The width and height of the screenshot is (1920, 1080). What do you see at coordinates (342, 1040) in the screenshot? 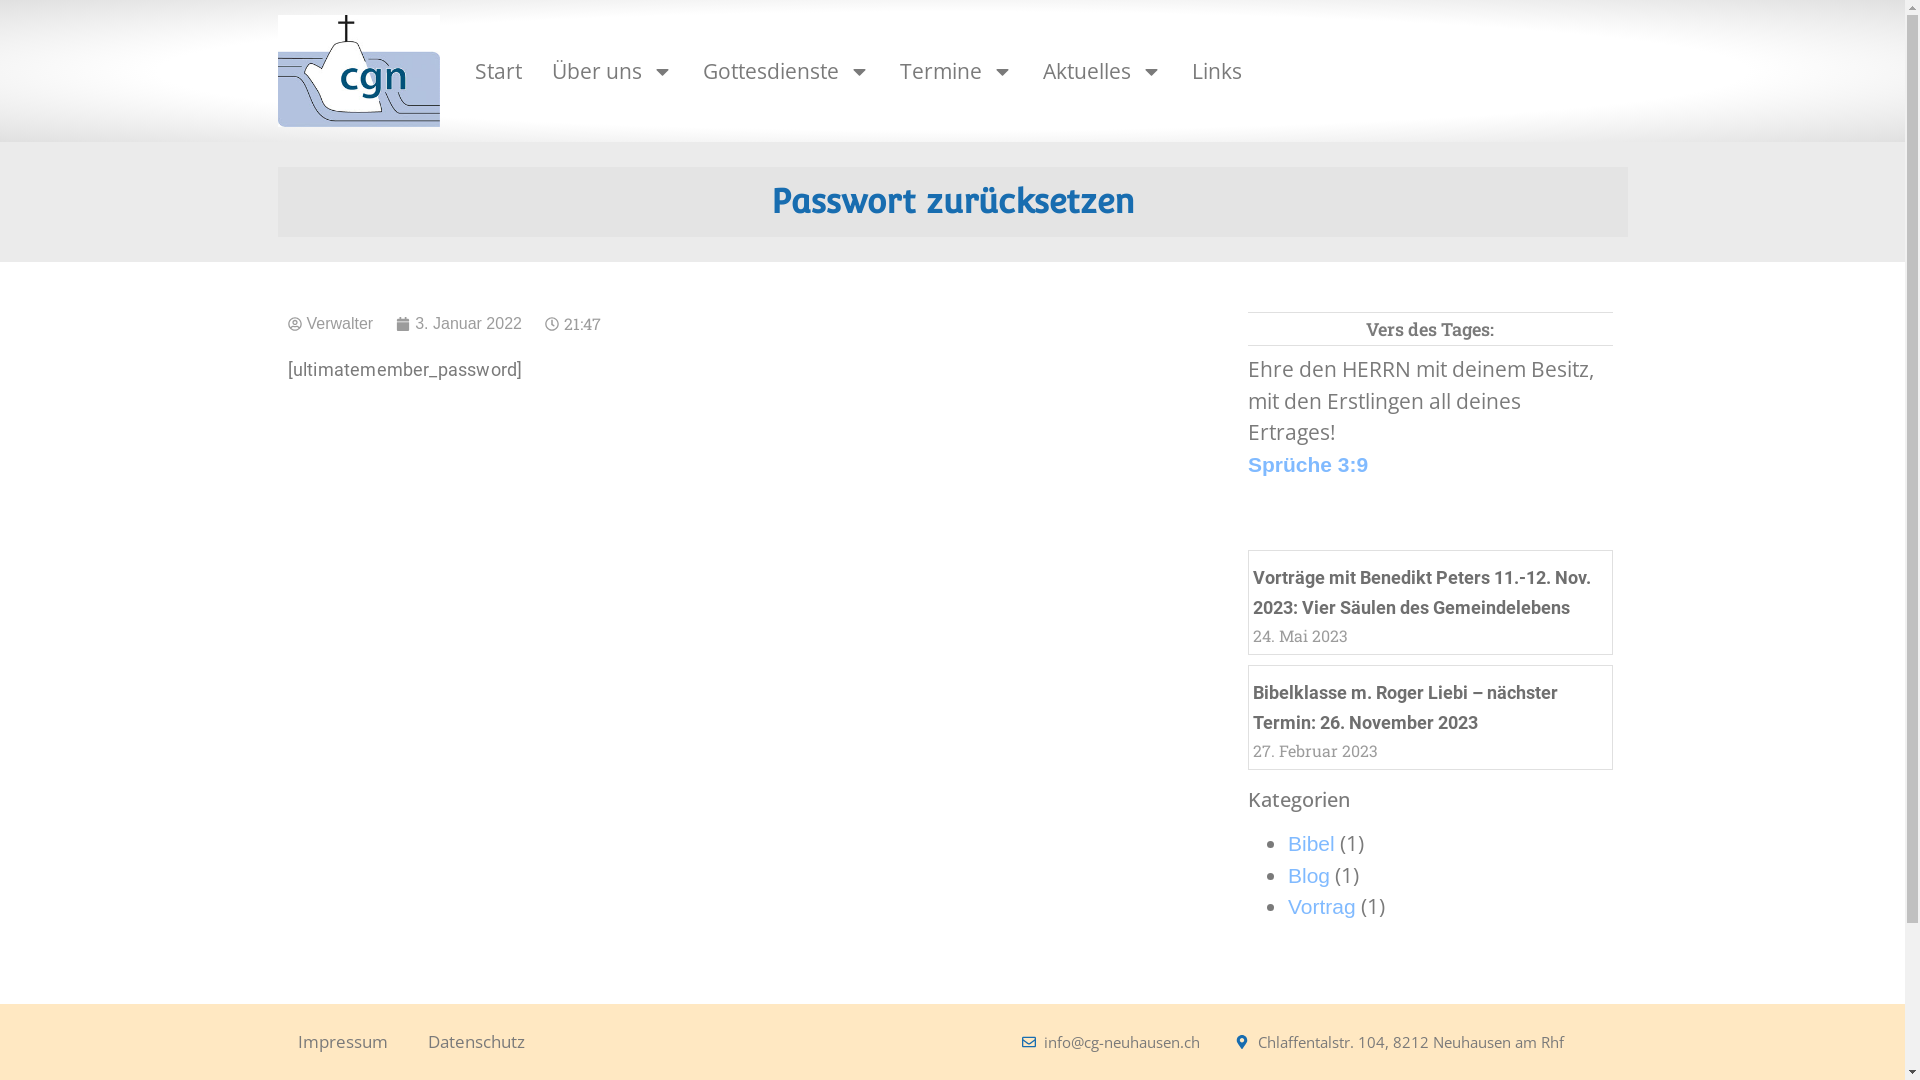
I see `'Impressum'` at bounding box center [342, 1040].